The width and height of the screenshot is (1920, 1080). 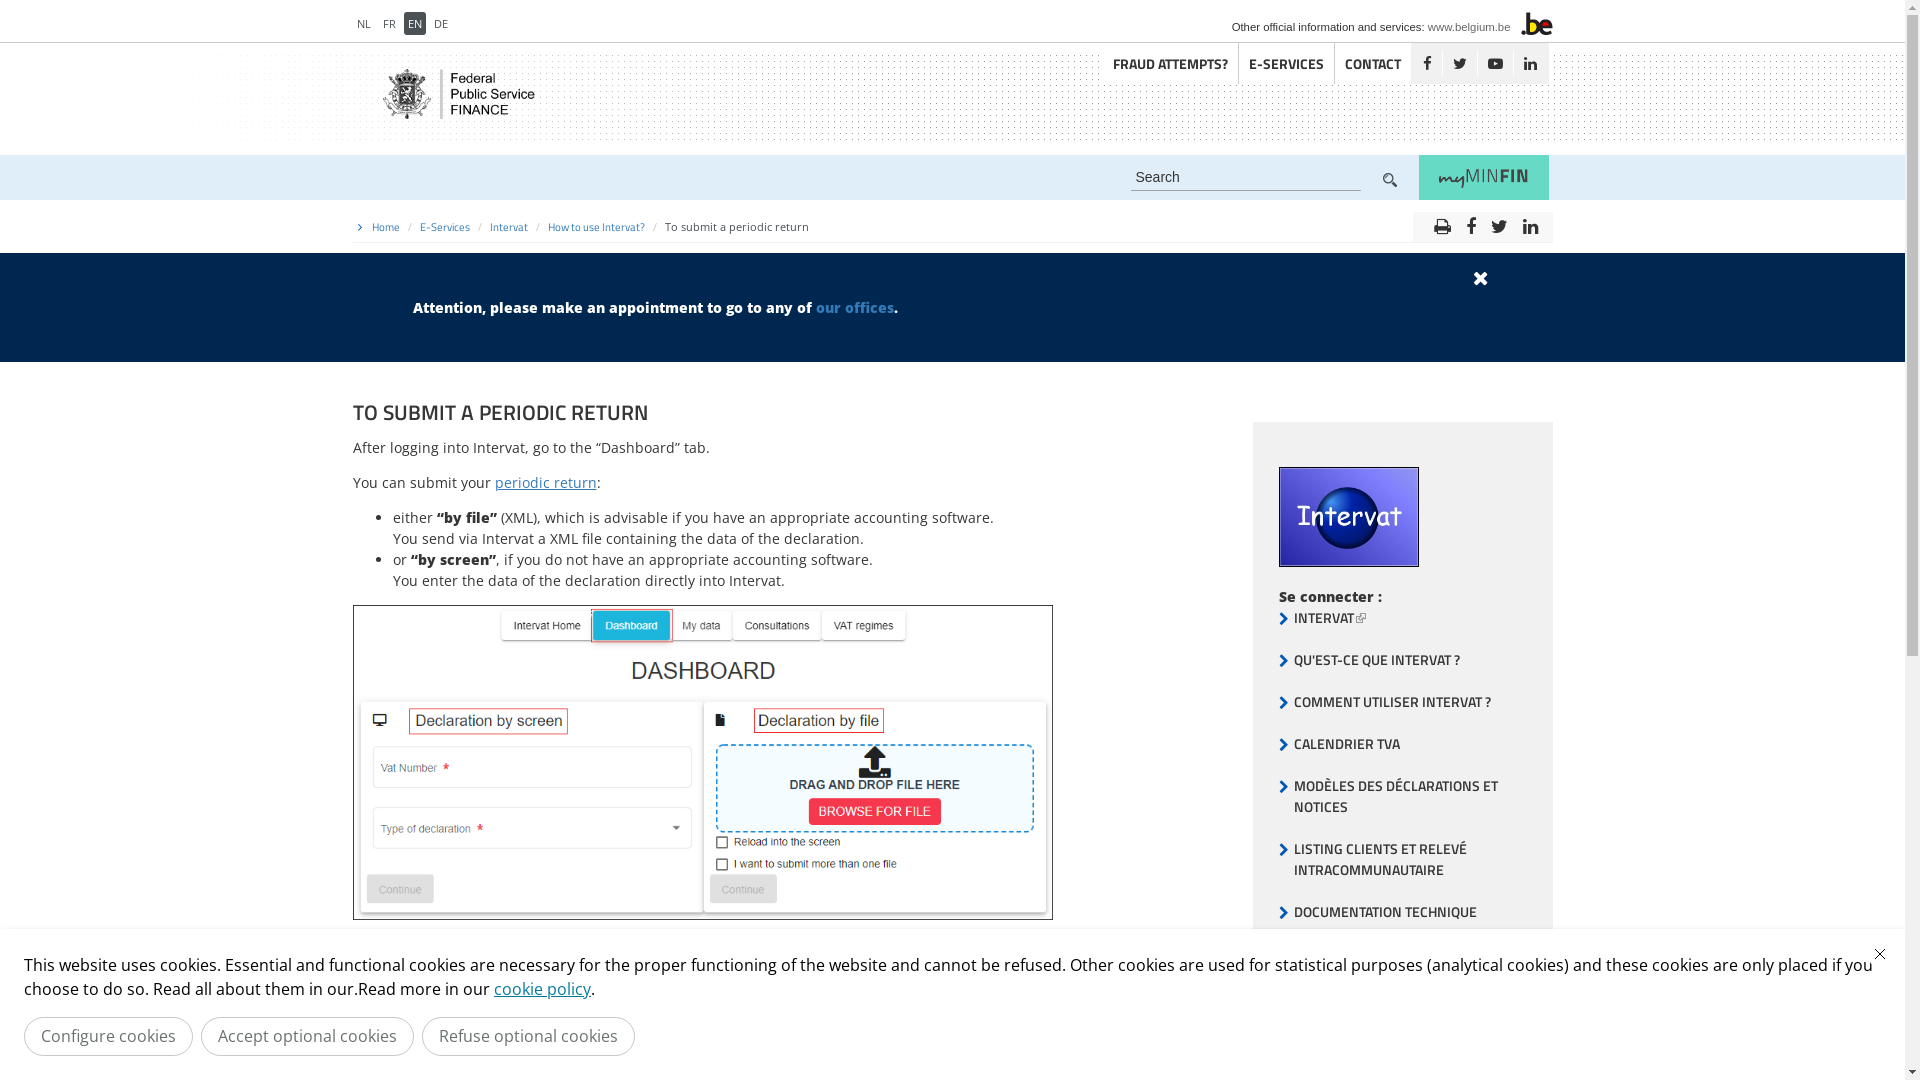 I want to click on 'INTERVAT, so click(x=1329, y=616).